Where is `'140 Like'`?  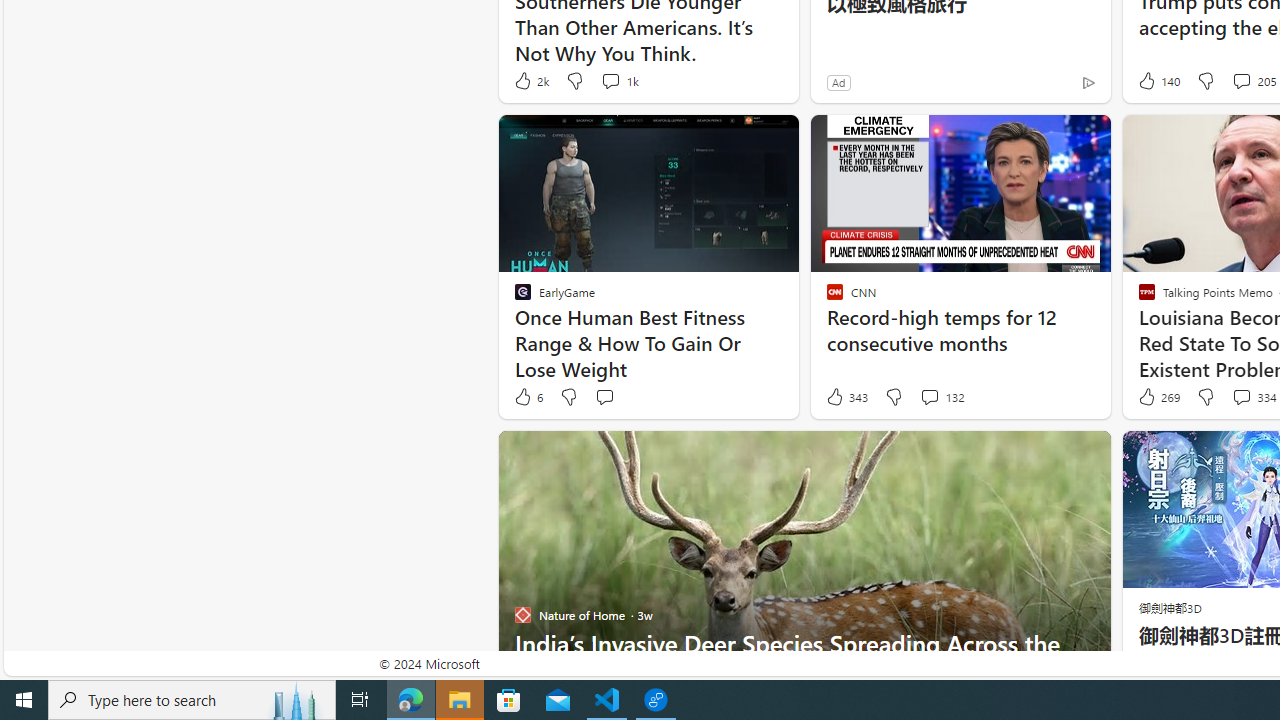
'140 Like' is located at coordinates (1157, 80).